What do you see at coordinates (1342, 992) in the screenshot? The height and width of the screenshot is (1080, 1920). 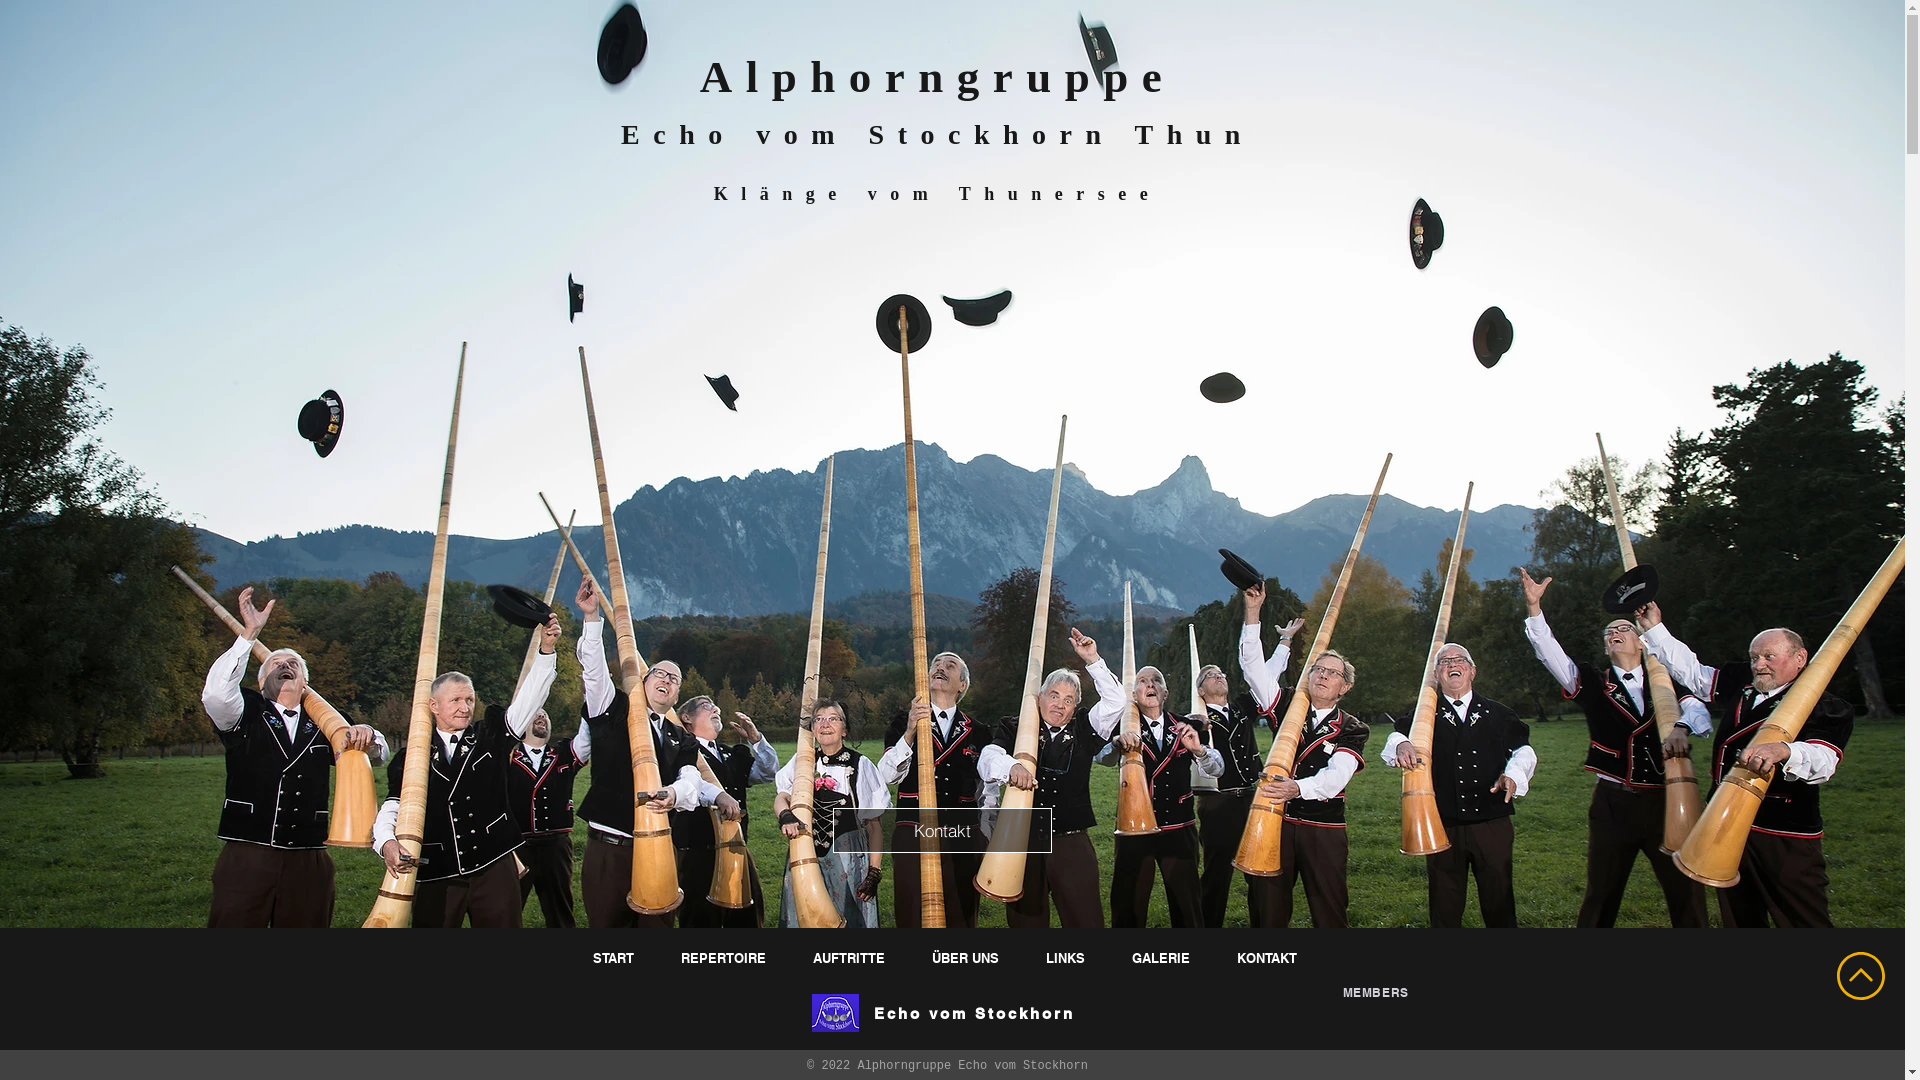 I see `'MEMBERS'` at bounding box center [1342, 992].